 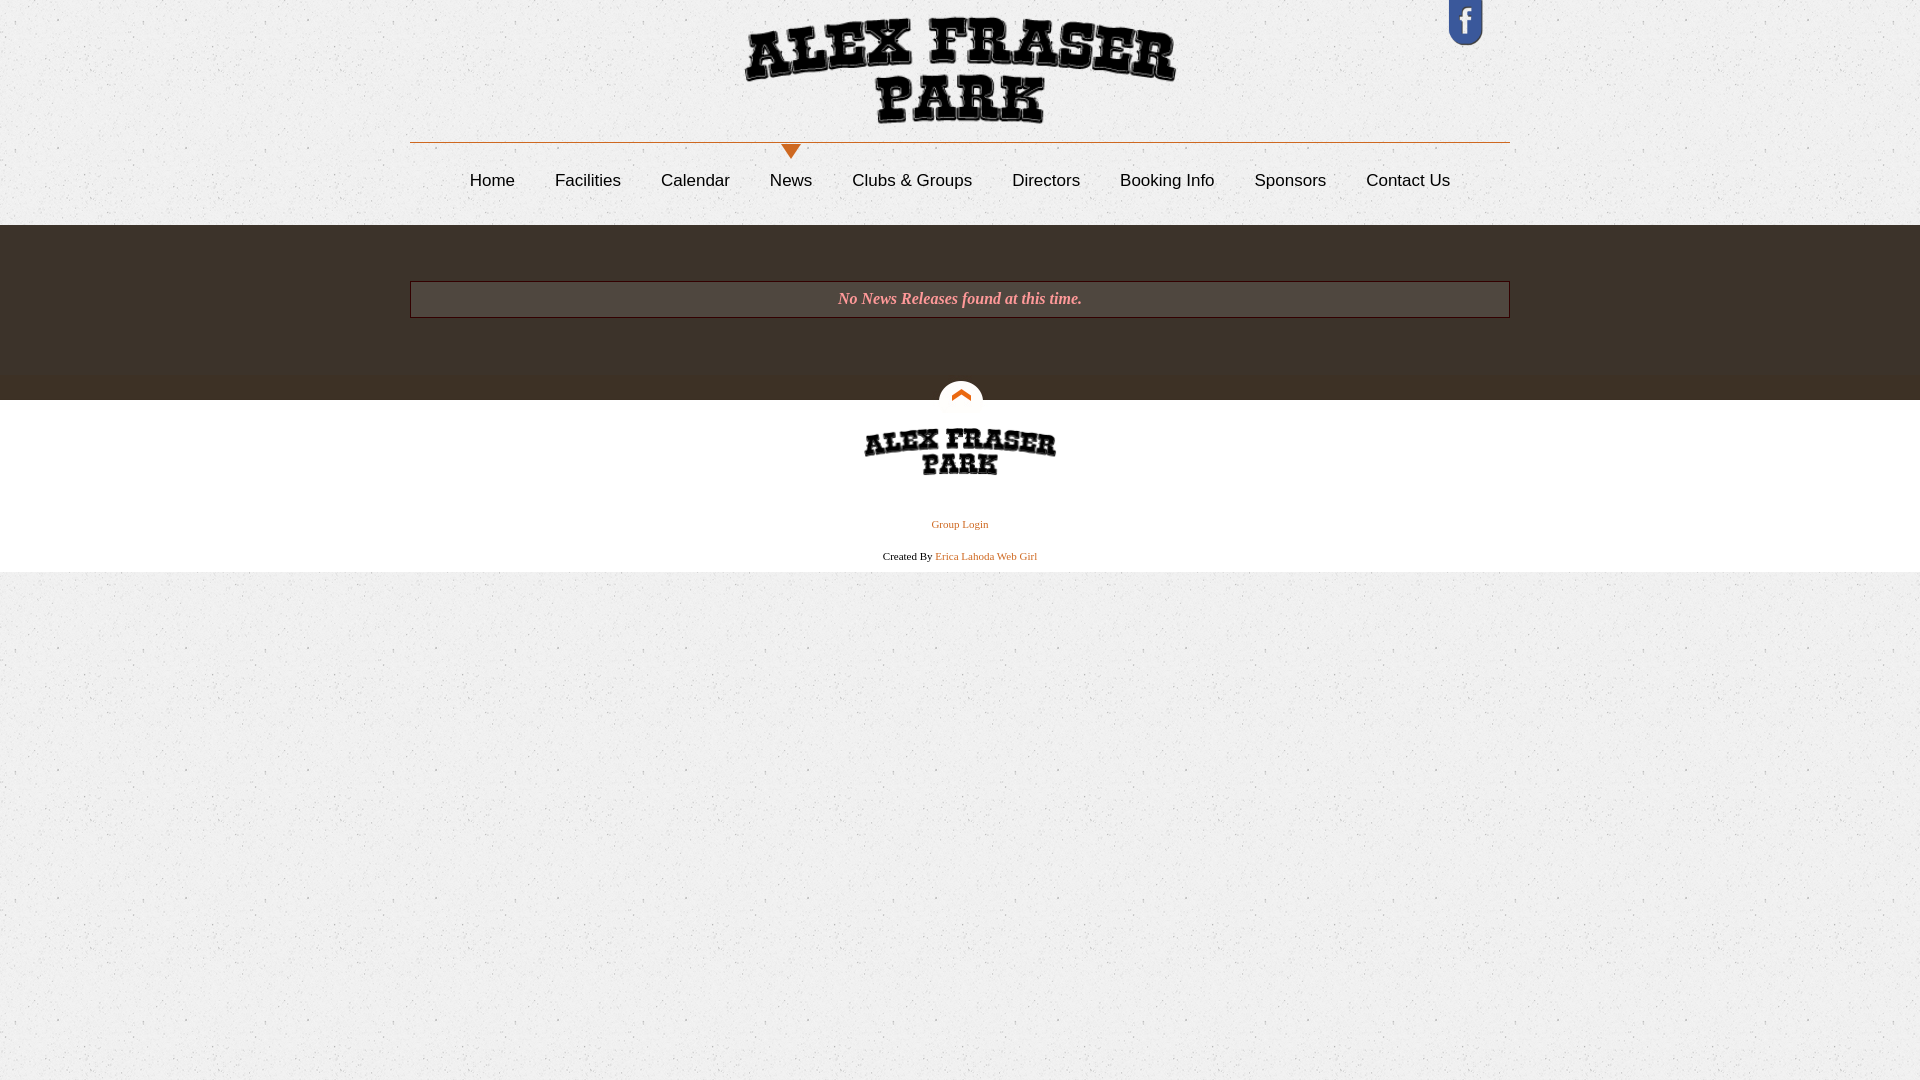 I want to click on 'Sponsors', so click(x=1290, y=180).